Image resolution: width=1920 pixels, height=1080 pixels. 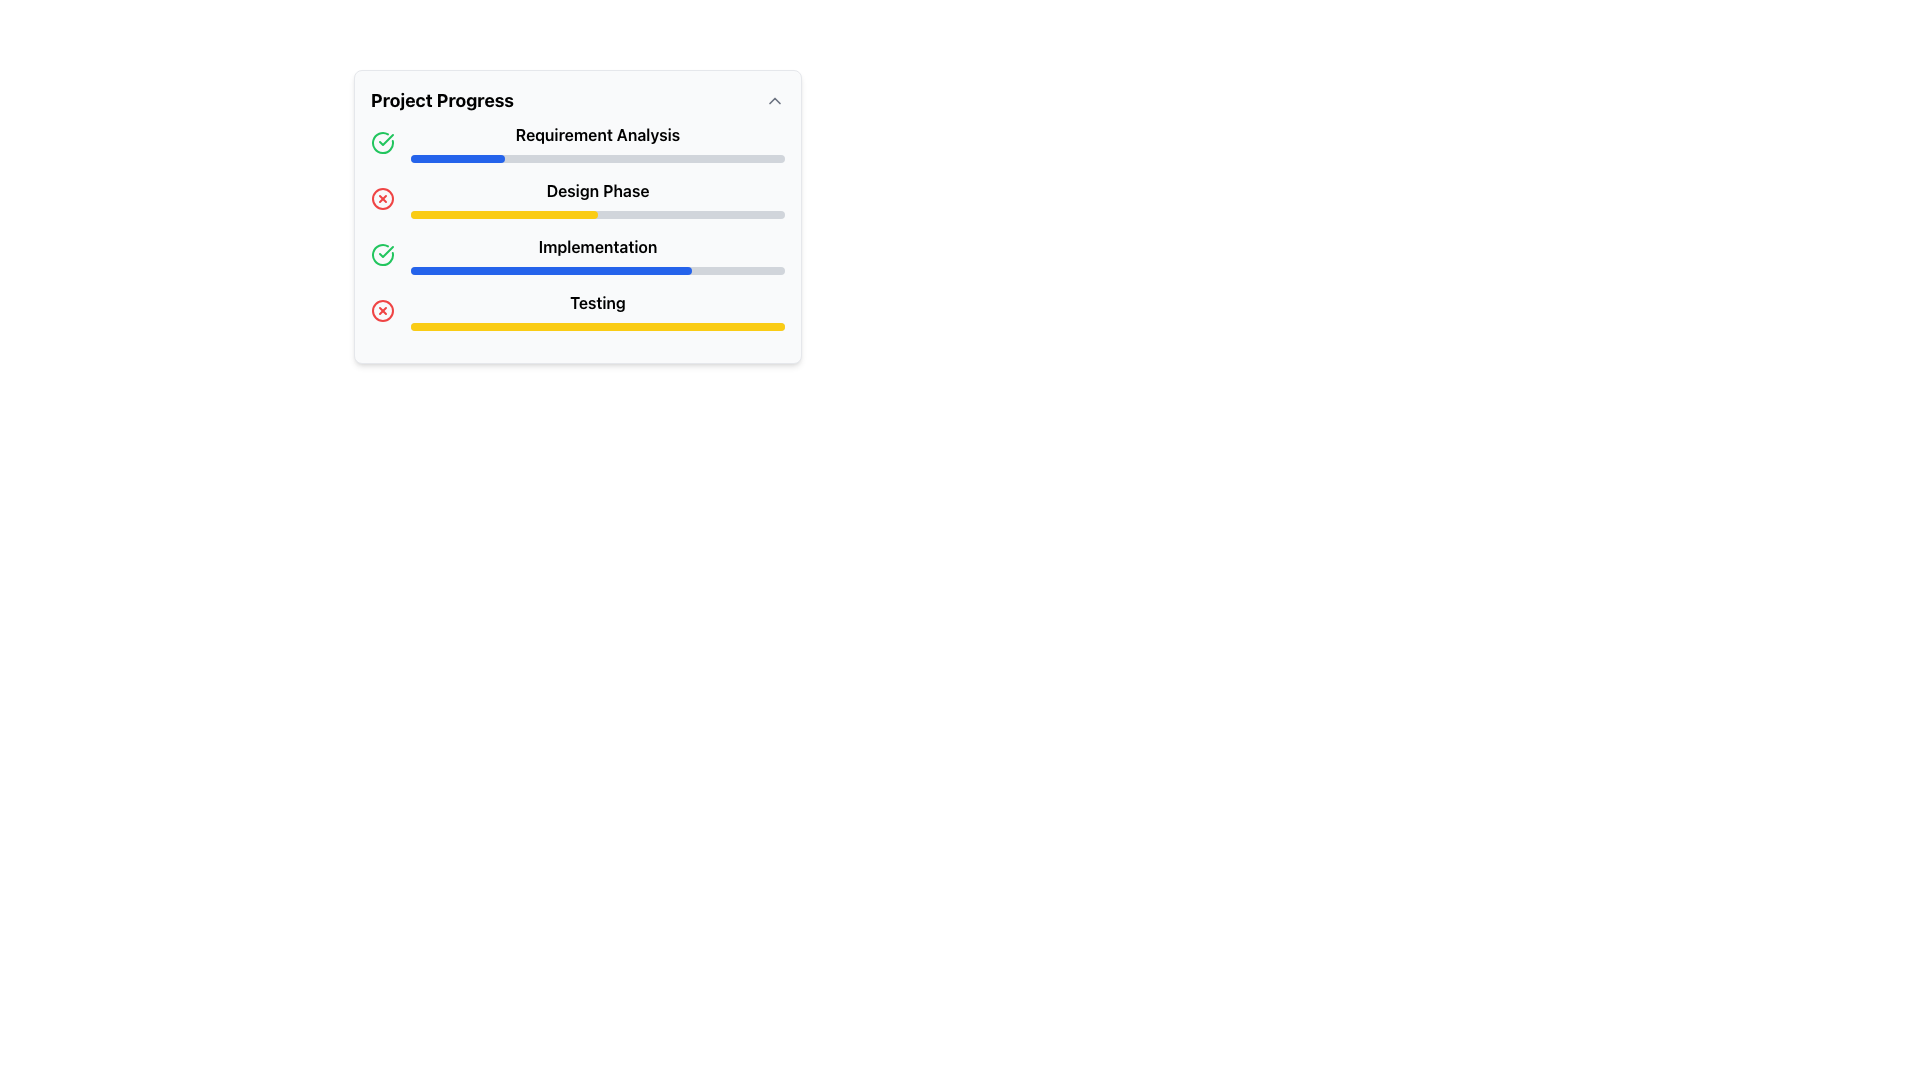 I want to click on the Progress Indicator for the 'Testing' phase, so click(x=576, y=311).